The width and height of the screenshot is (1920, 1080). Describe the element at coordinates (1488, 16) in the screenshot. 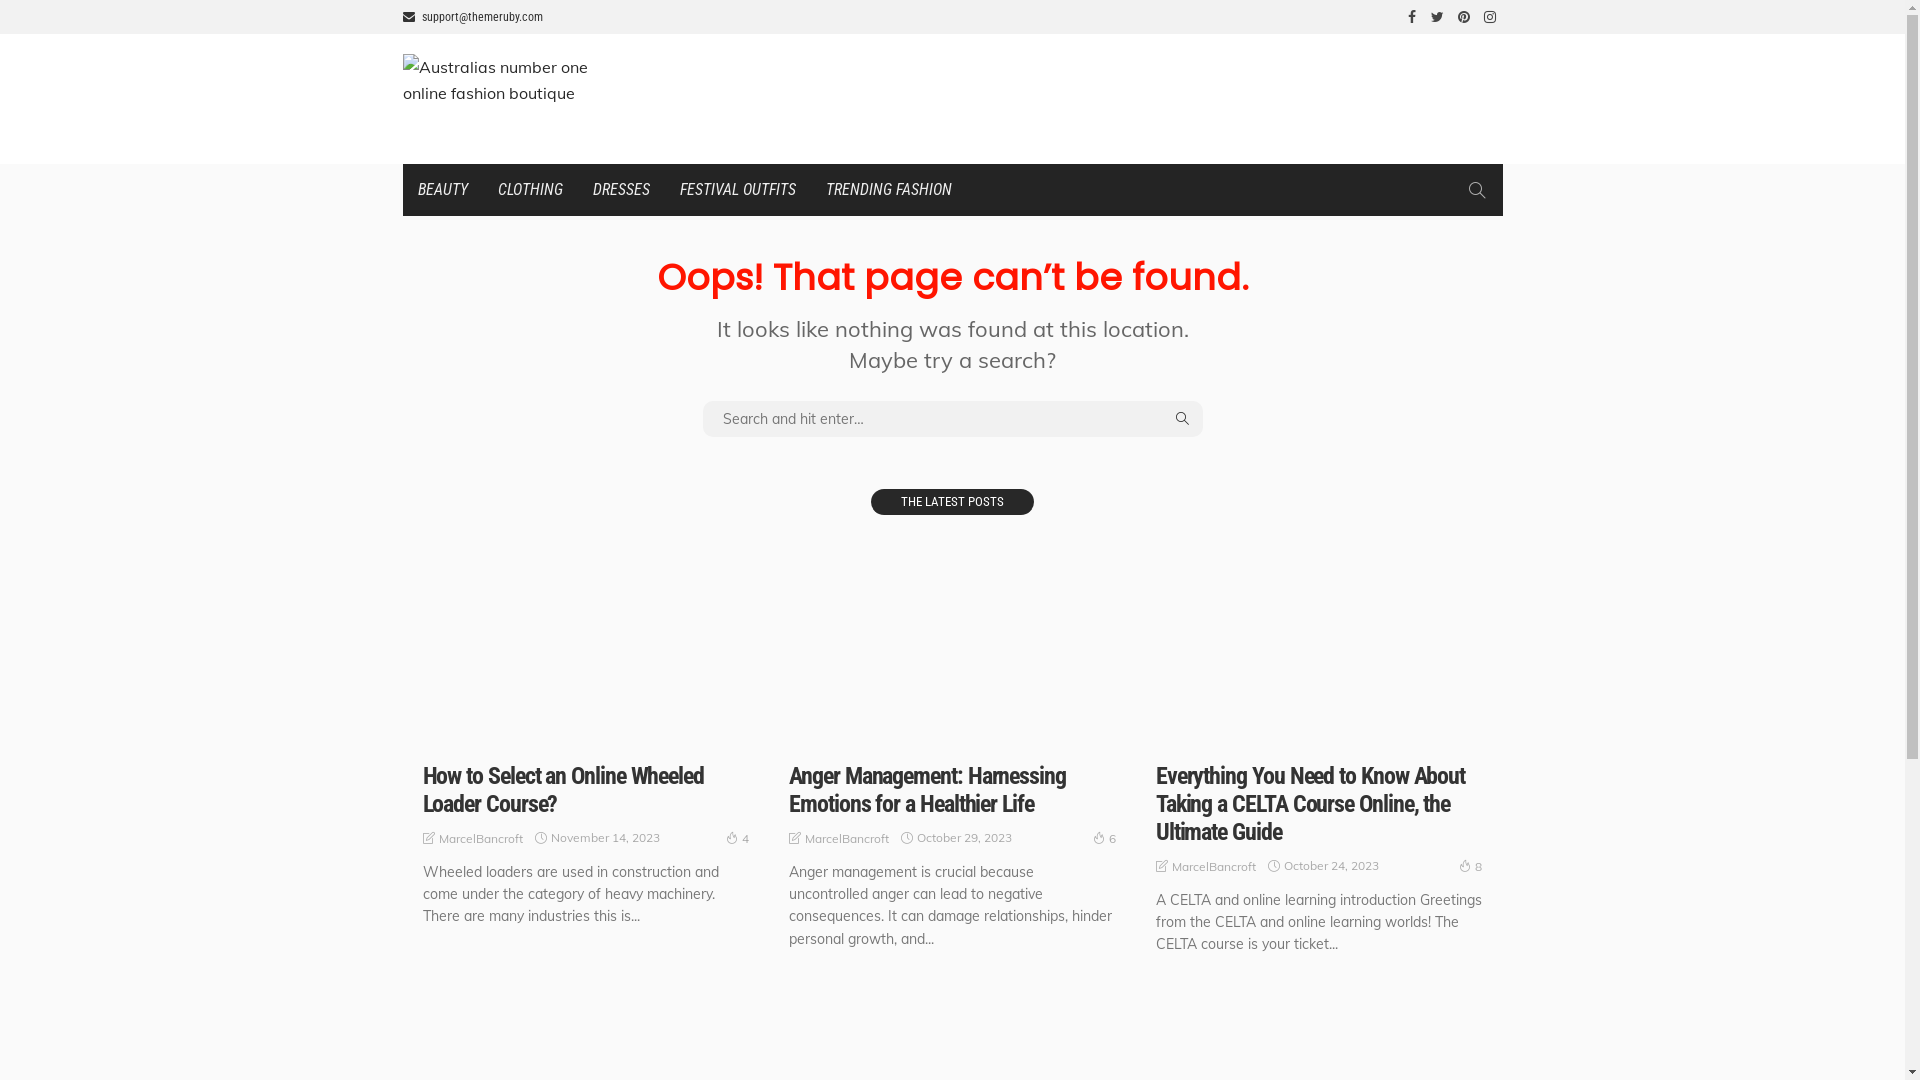

I see `'instagram'` at that location.